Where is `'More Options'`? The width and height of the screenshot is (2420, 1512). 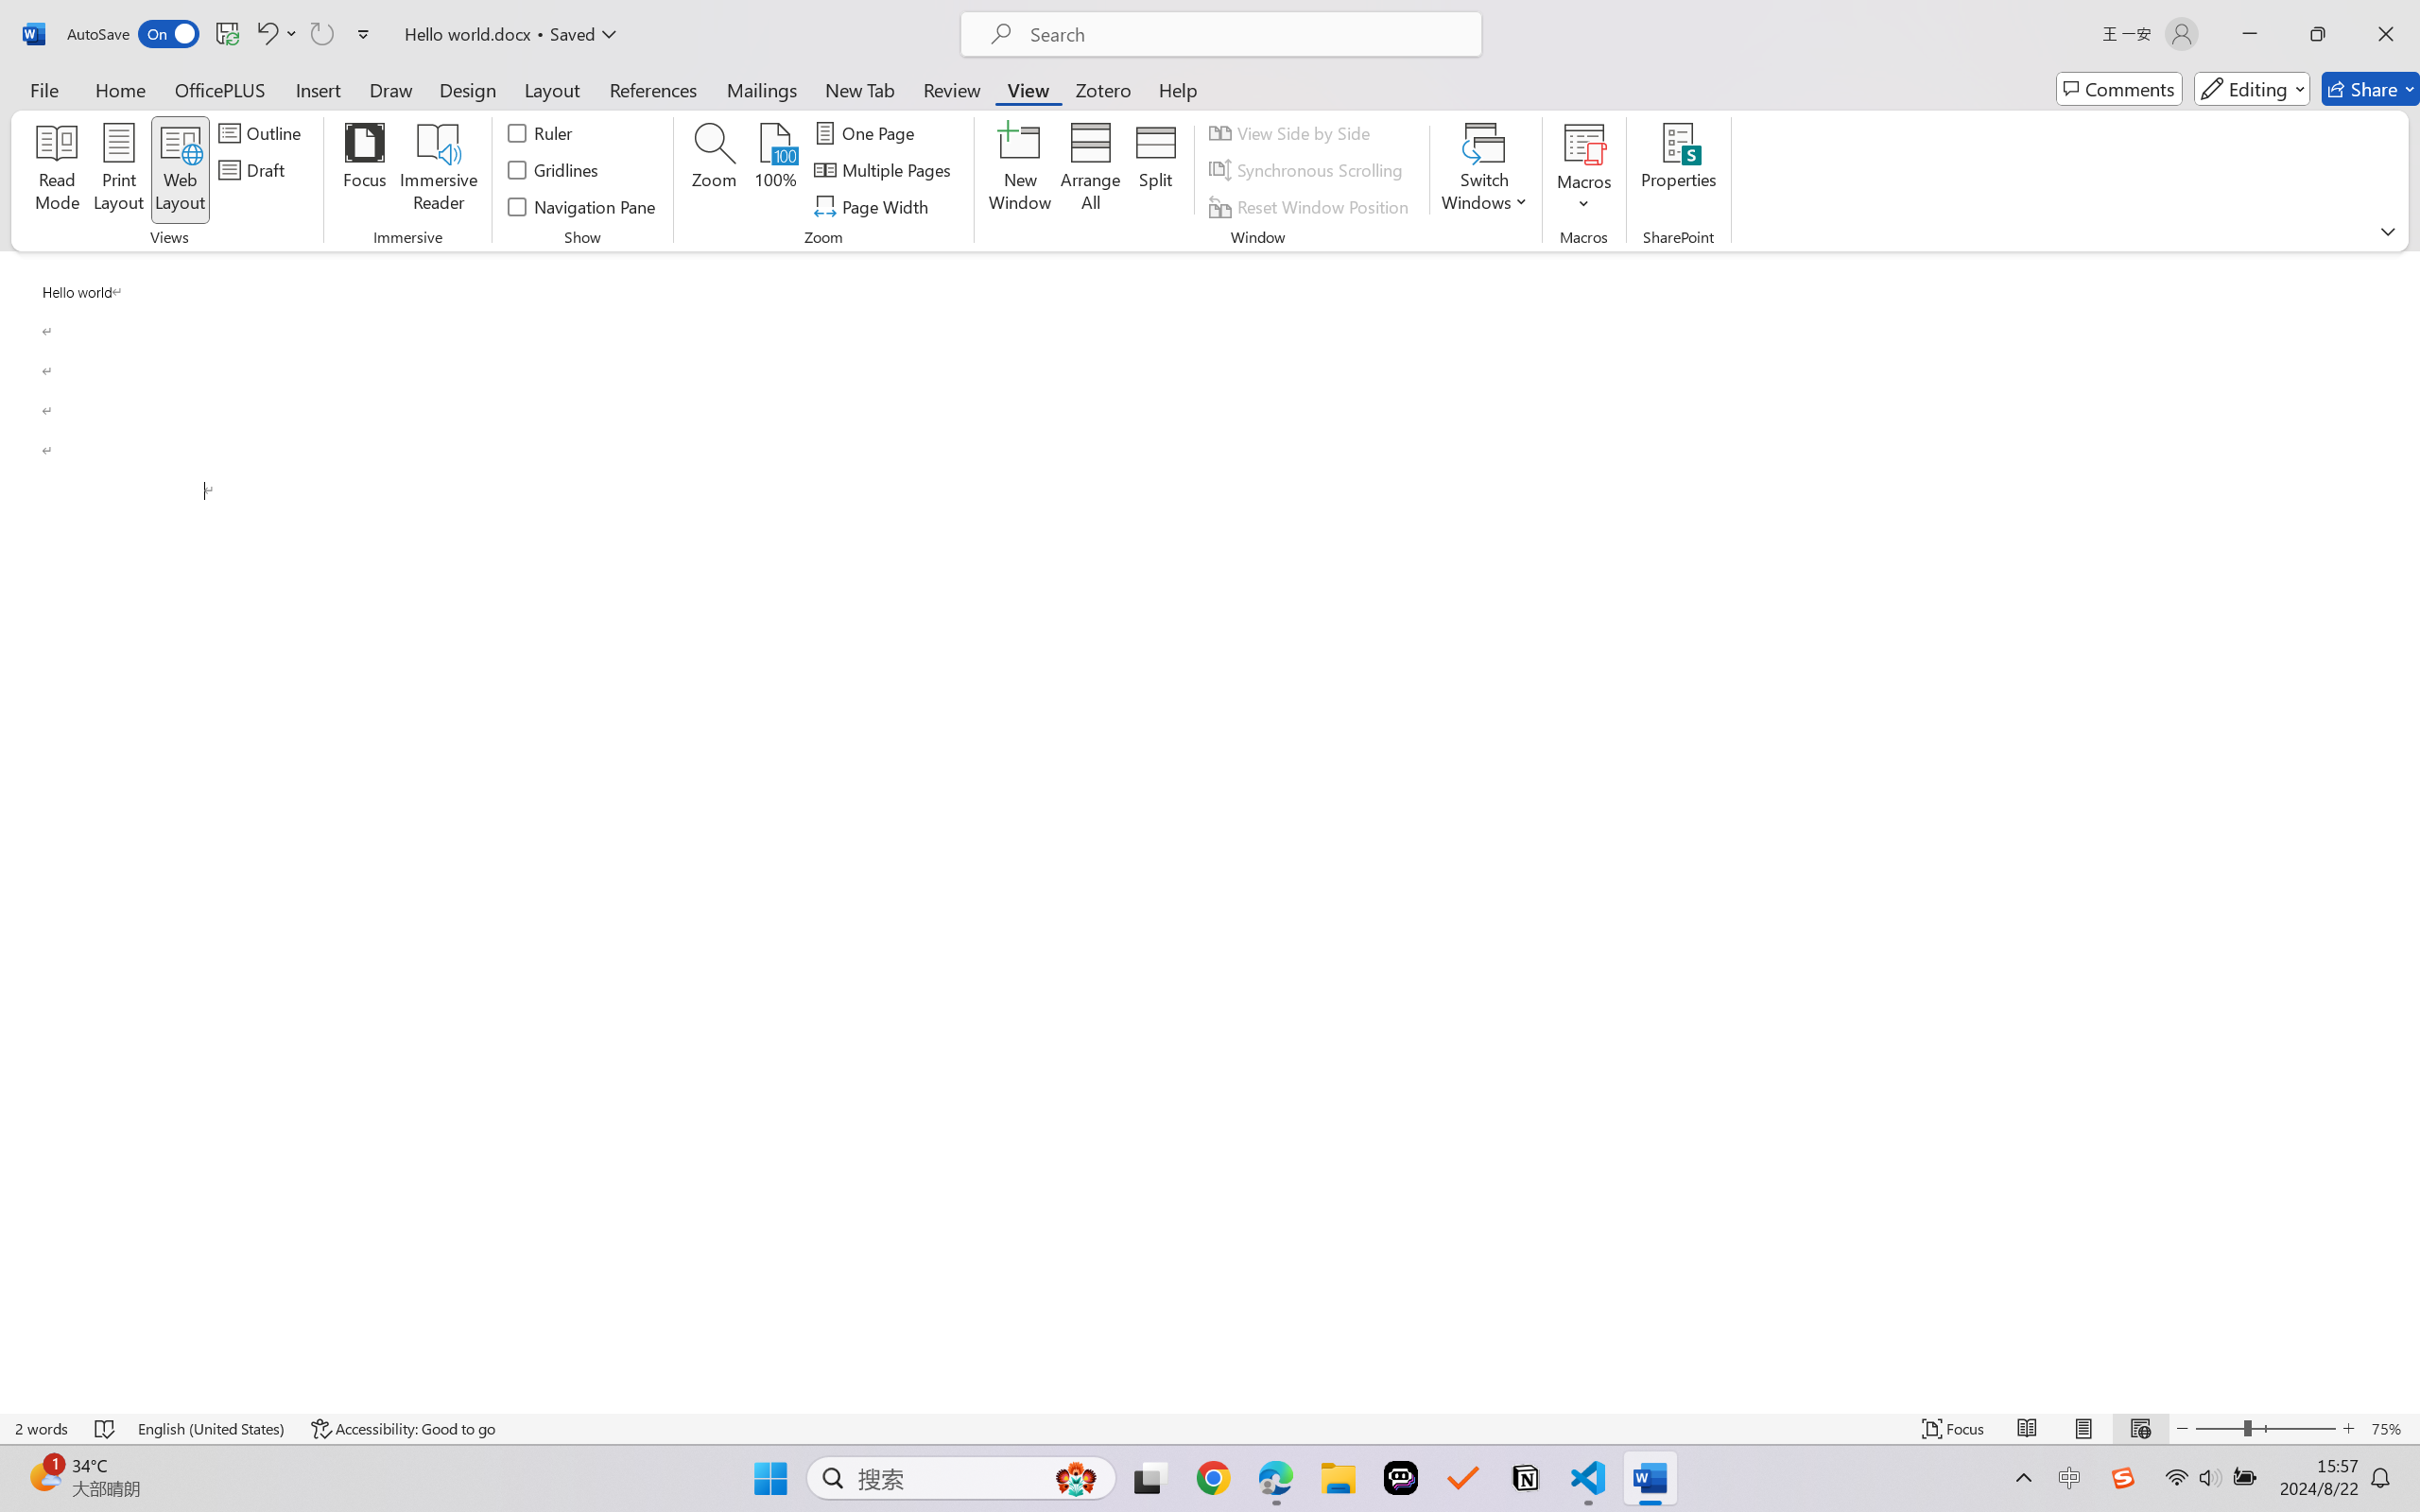 'More Options' is located at coordinates (1583, 197).